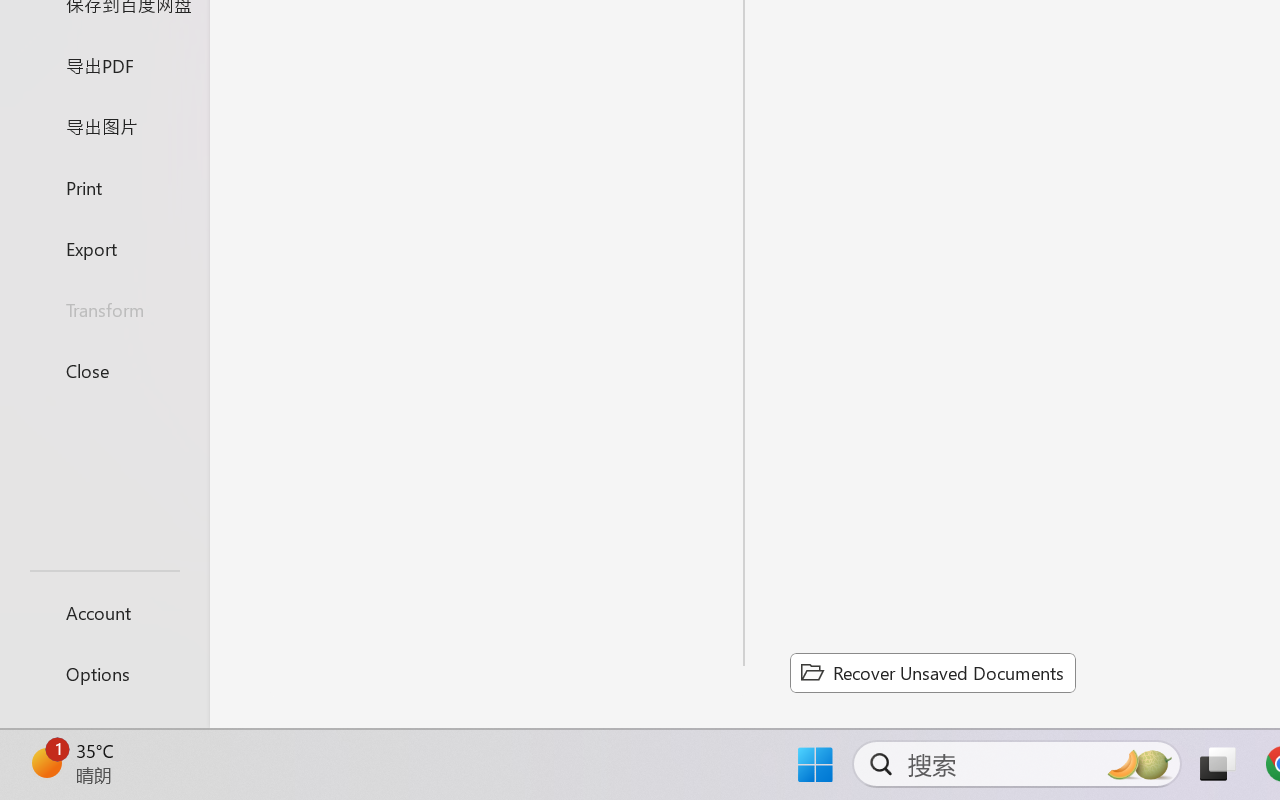  Describe the element at coordinates (103, 612) in the screenshot. I see `'Account'` at that location.